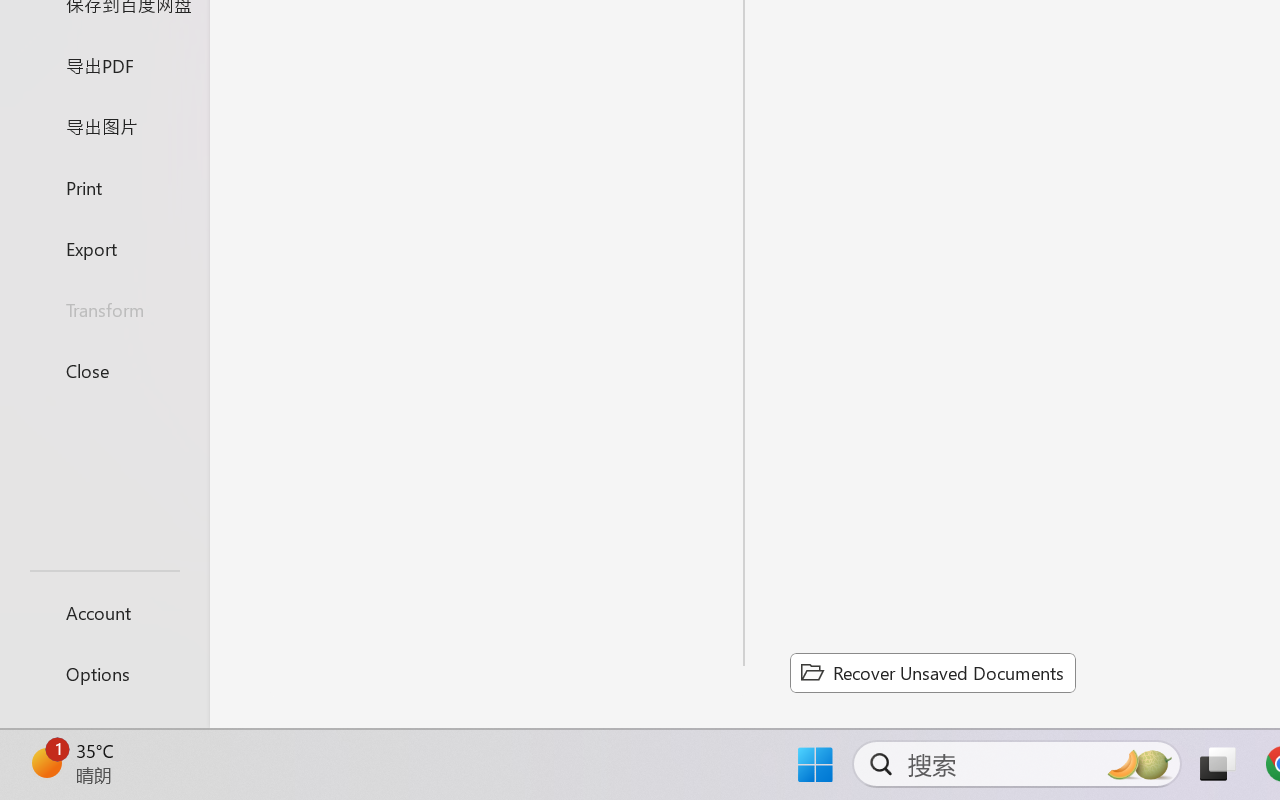  Describe the element at coordinates (103, 612) in the screenshot. I see `'Account'` at that location.